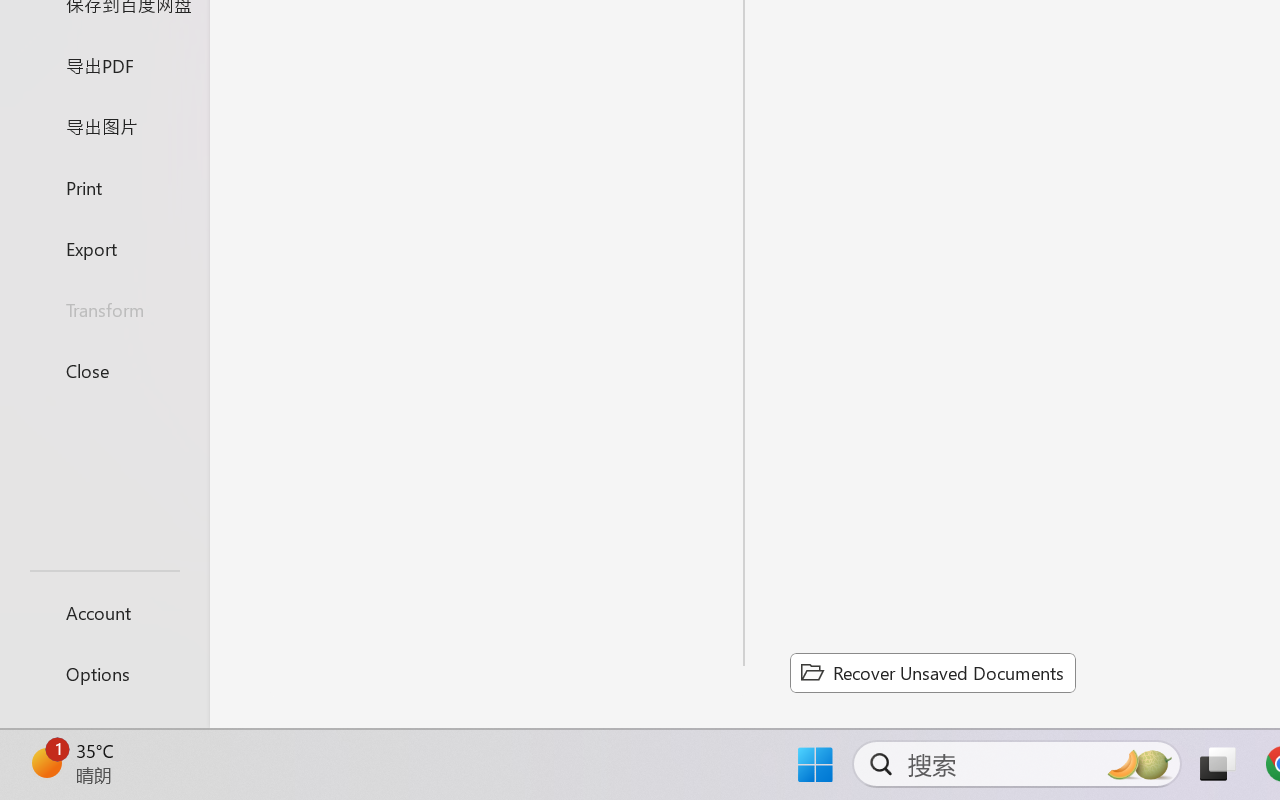  Describe the element at coordinates (103, 612) in the screenshot. I see `'Account'` at that location.